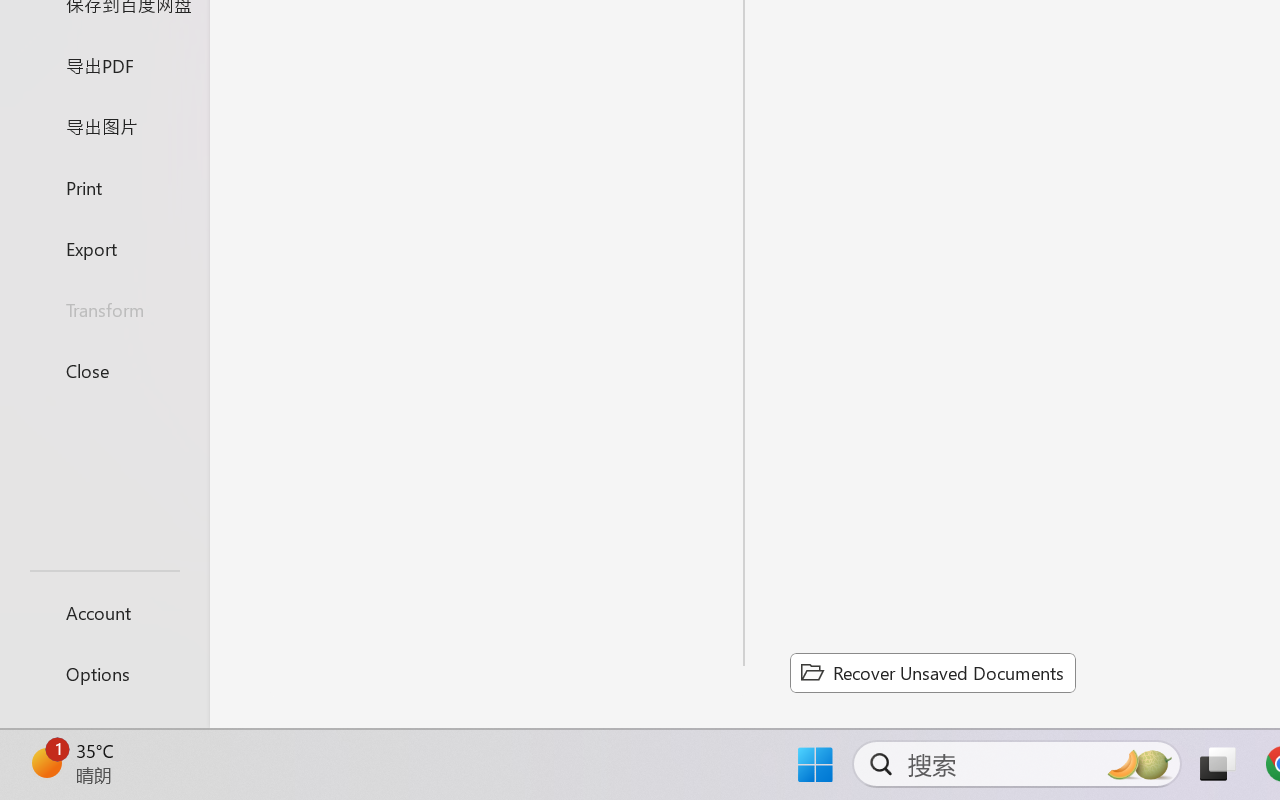  Describe the element at coordinates (103, 612) in the screenshot. I see `'Account'` at that location.